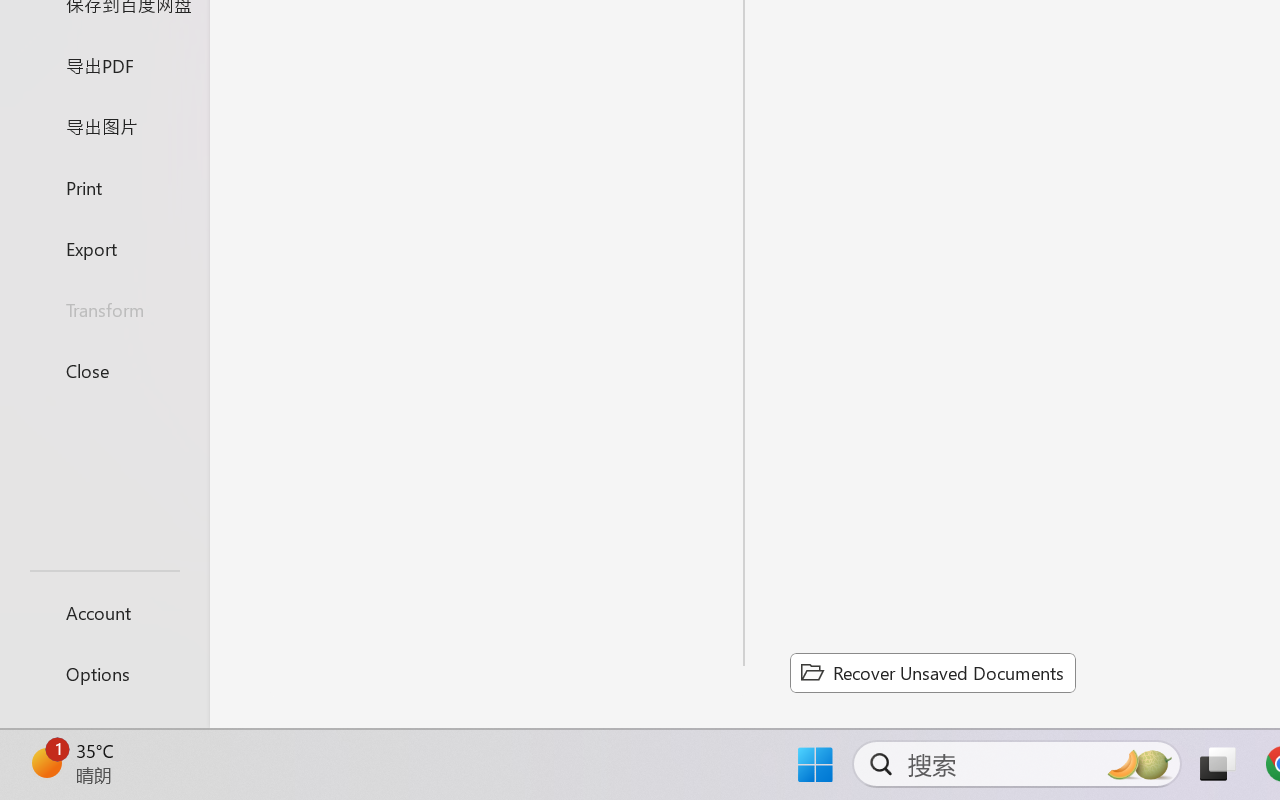  Describe the element at coordinates (103, 612) in the screenshot. I see `'Account'` at that location.